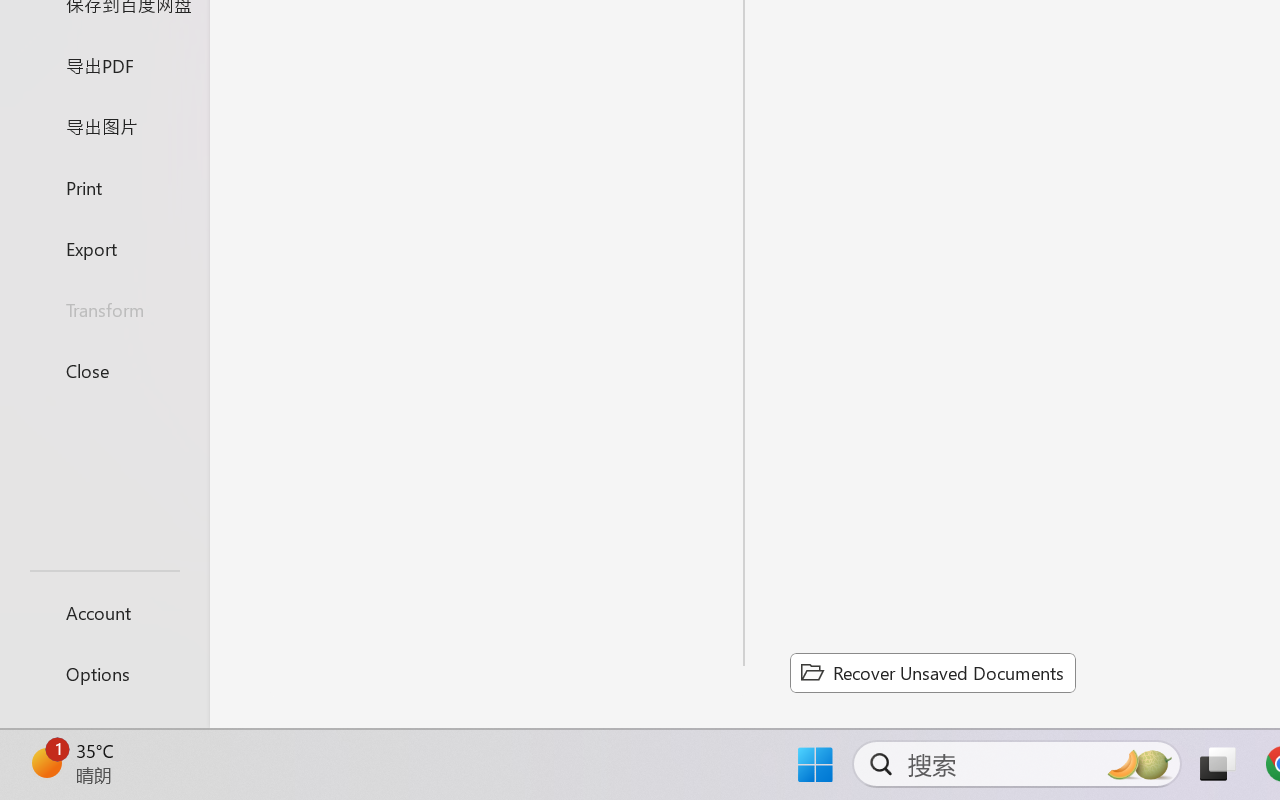  Describe the element at coordinates (103, 612) in the screenshot. I see `'Account'` at that location.